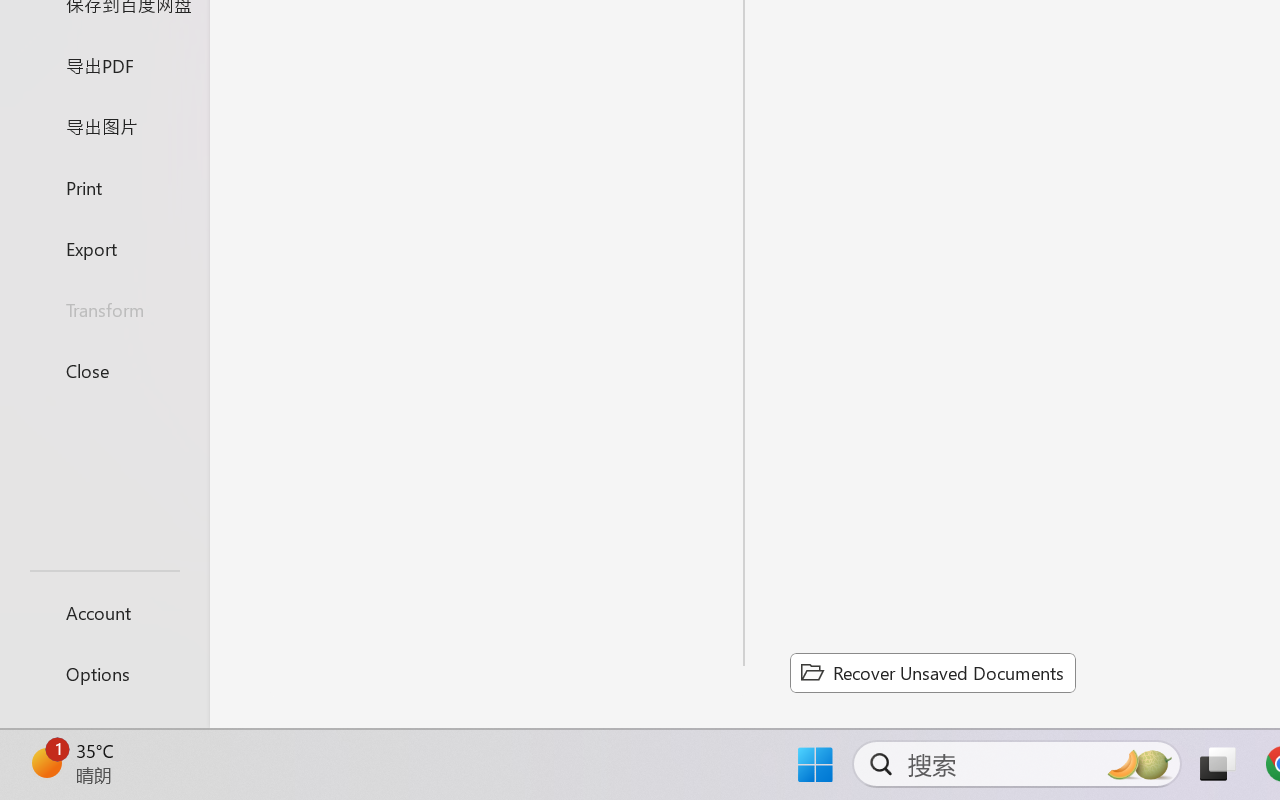  Describe the element at coordinates (103, 612) in the screenshot. I see `'Account'` at that location.